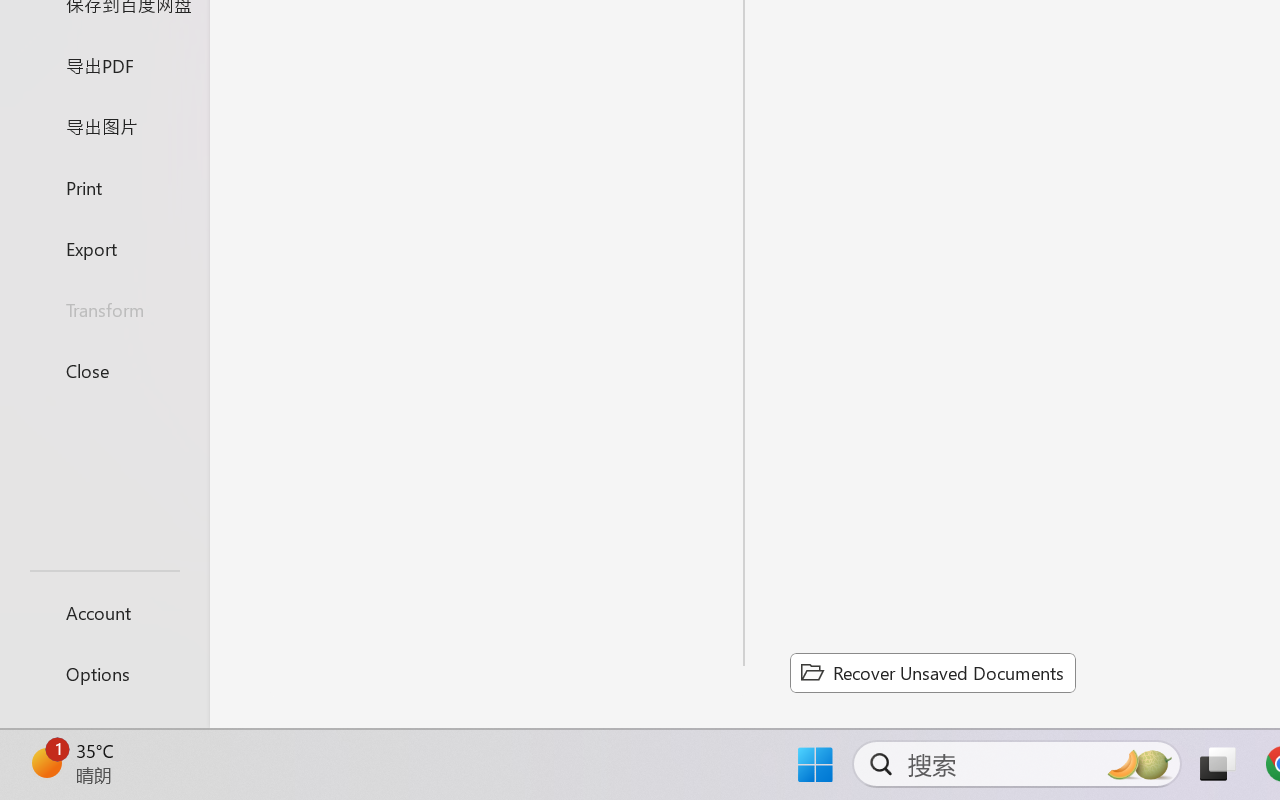  Describe the element at coordinates (103, 612) in the screenshot. I see `'Account'` at that location.